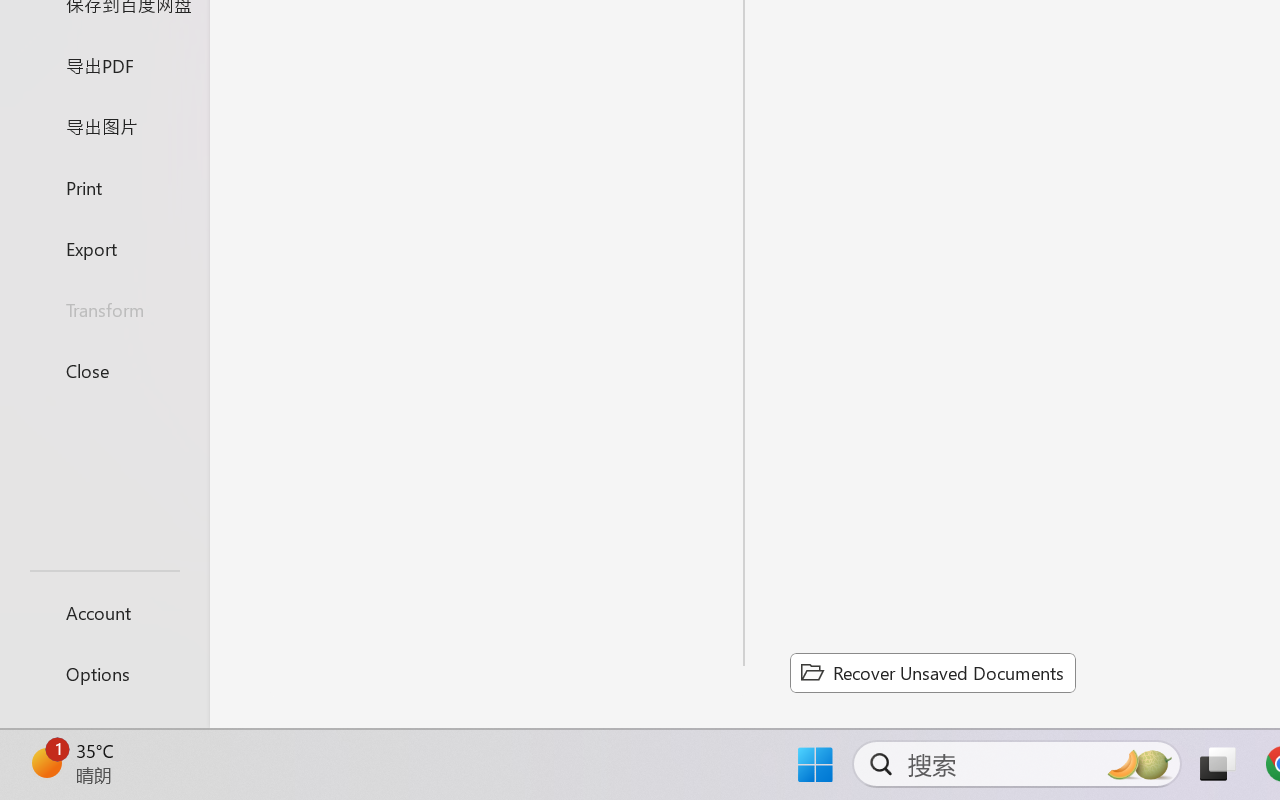  Describe the element at coordinates (103, 612) in the screenshot. I see `'Account'` at that location.